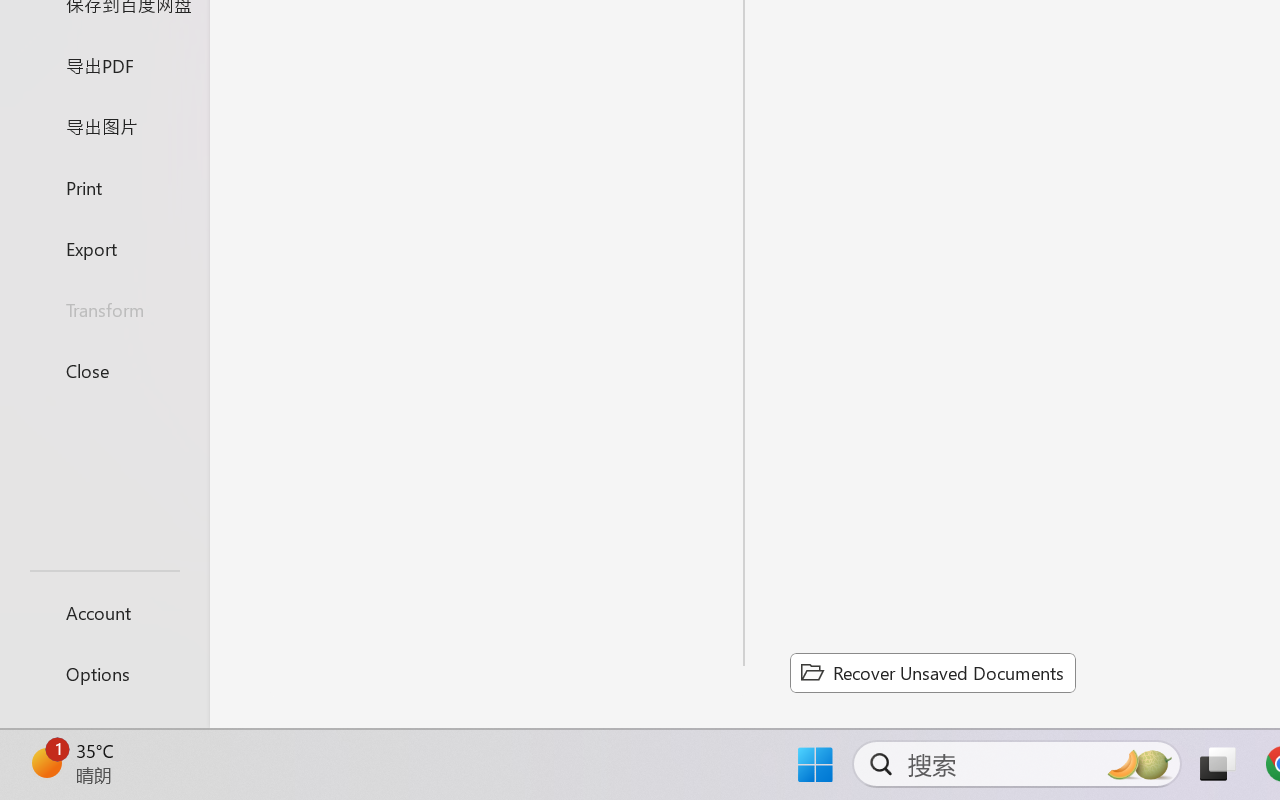  Describe the element at coordinates (103, 612) in the screenshot. I see `'Account'` at that location.